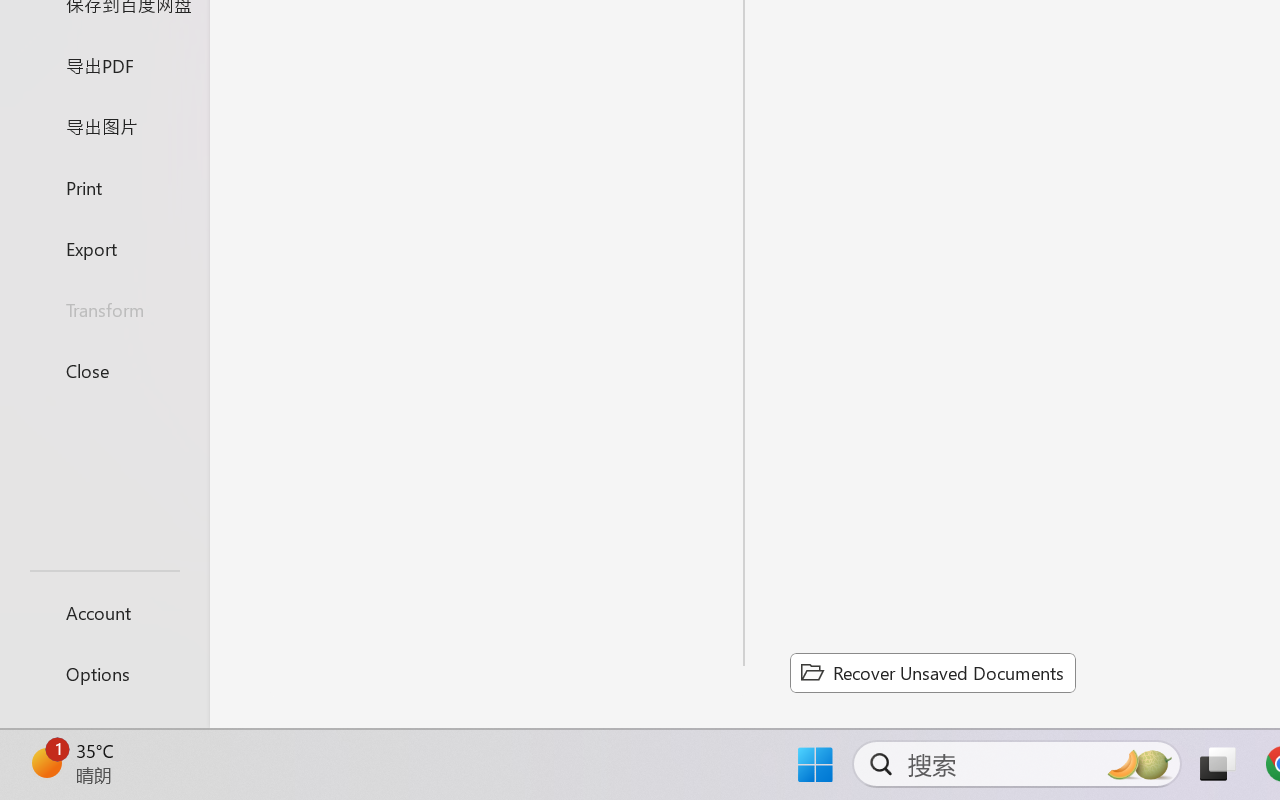  Describe the element at coordinates (103, 612) in the screenshot. I see `'Account'` at that location.